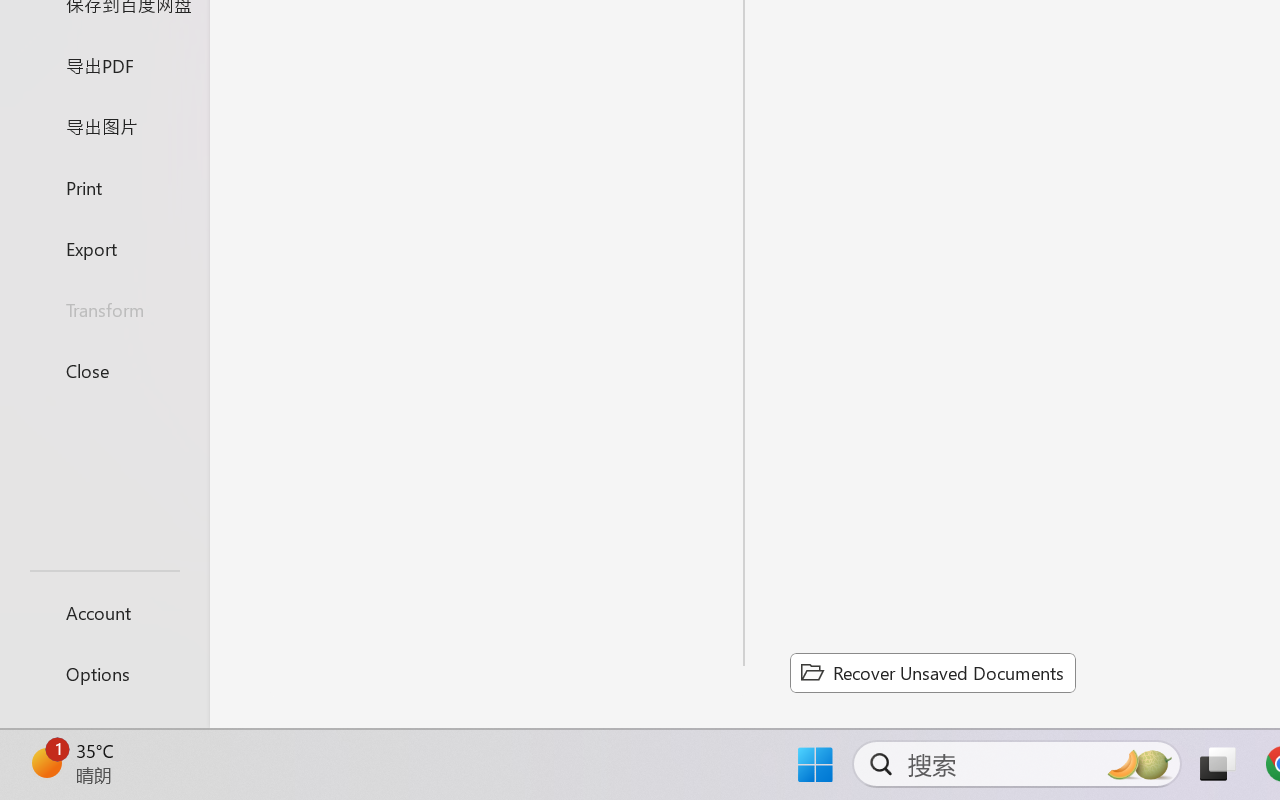  Describe the element at coordinates (103, 612) in the screenshot. I see `'Account'` at that location.